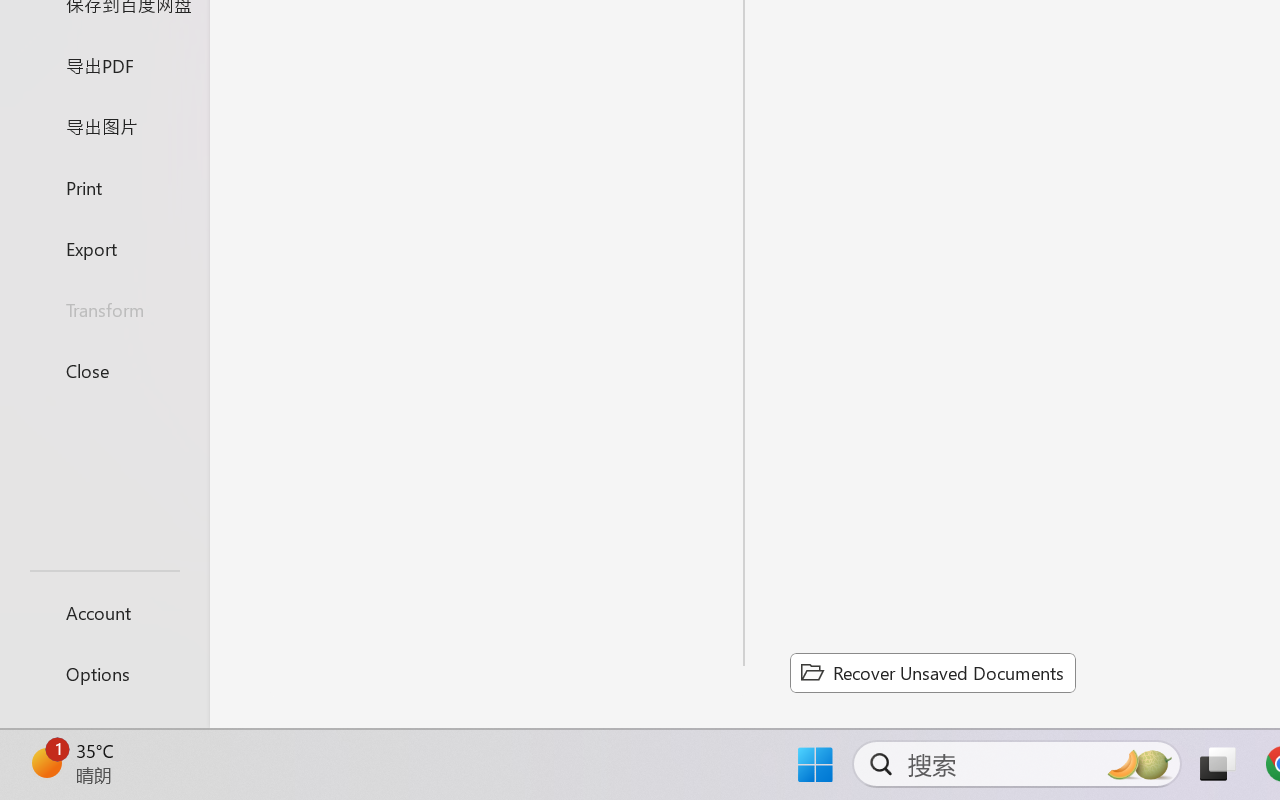  Describe the element at coordinates (103, 612) in the screenshot. I see `'Account'` at that location.